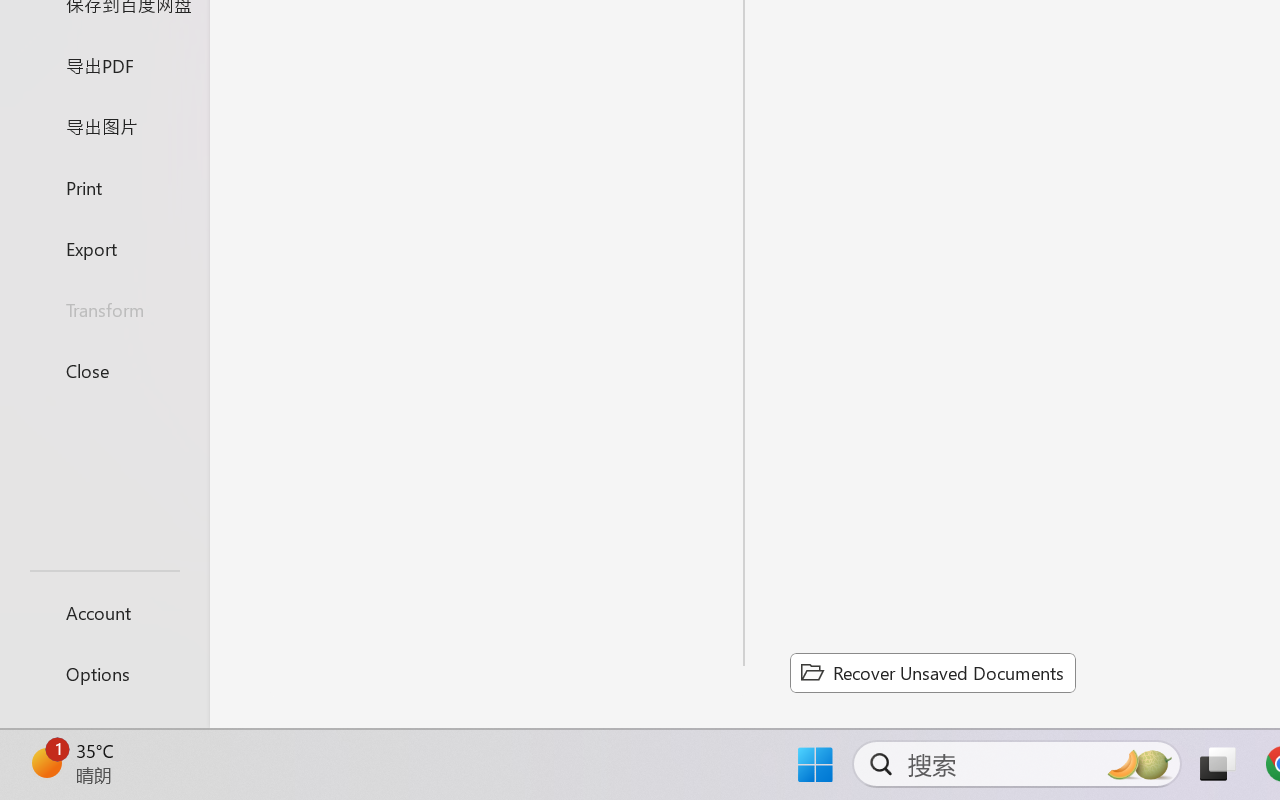  Describe the element at coordinates (103, 612) in the screenshot. I see `'Account'` at that location.